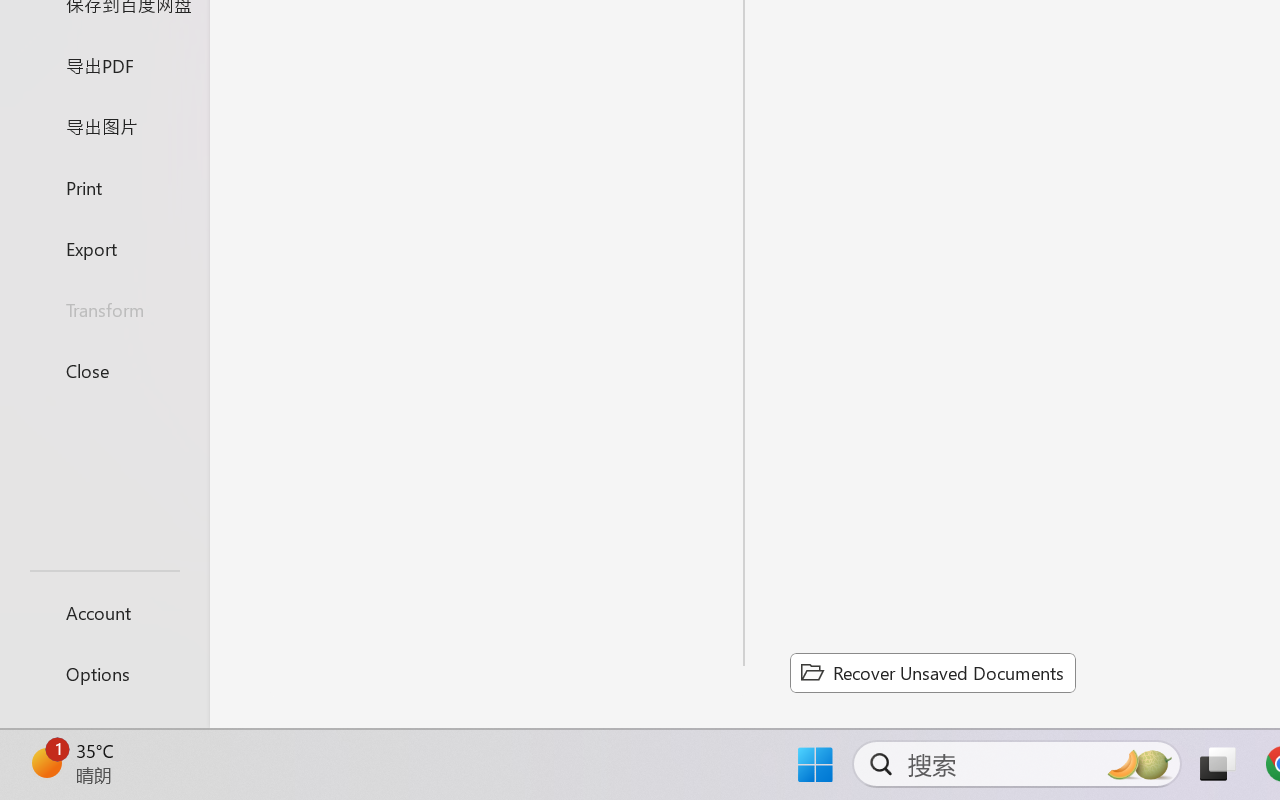  Describe the element at coordinates (103, 612) in the screenshot. I see `'Account'` at that location.